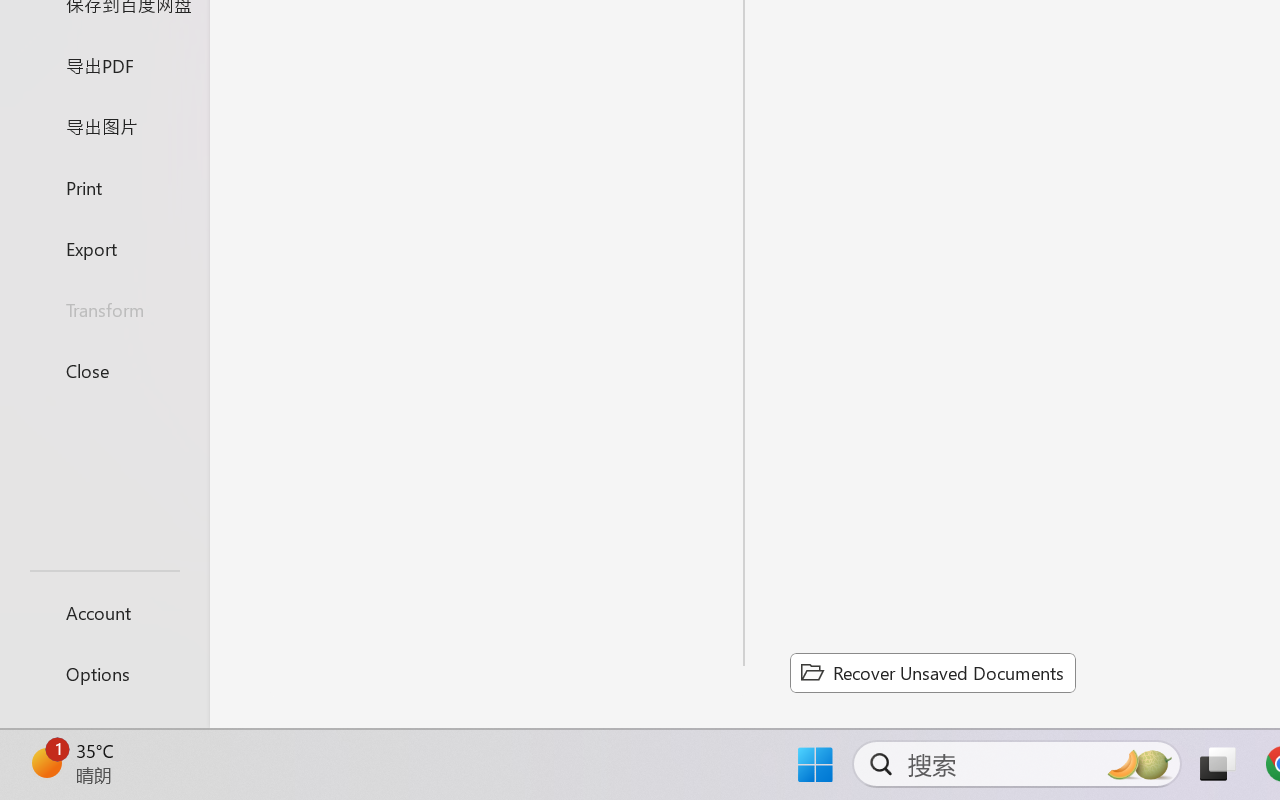  Describe the element at coordinates (103, 612) in the screenshot. I see `'Account'` at that location.